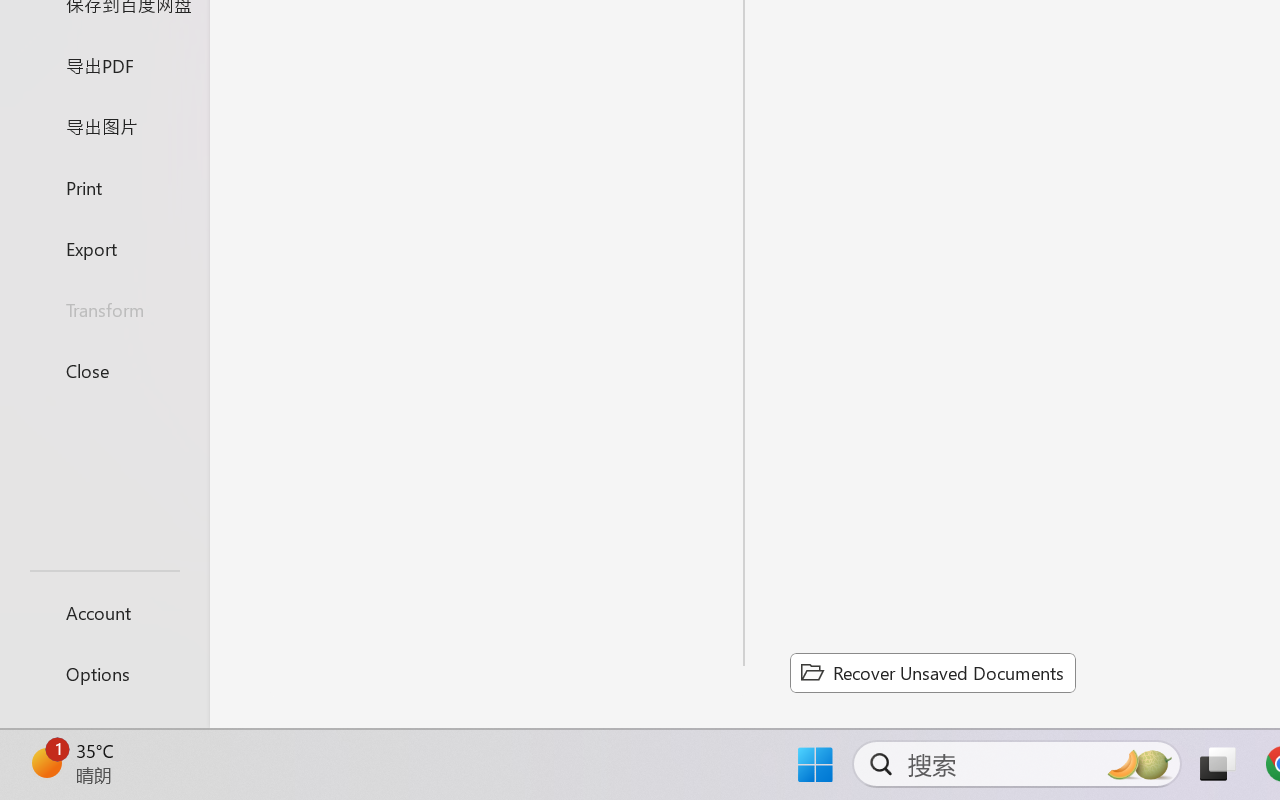  Describe the element at coordinates (103, 612) in the screenshot. I see `'Account'` at that location.